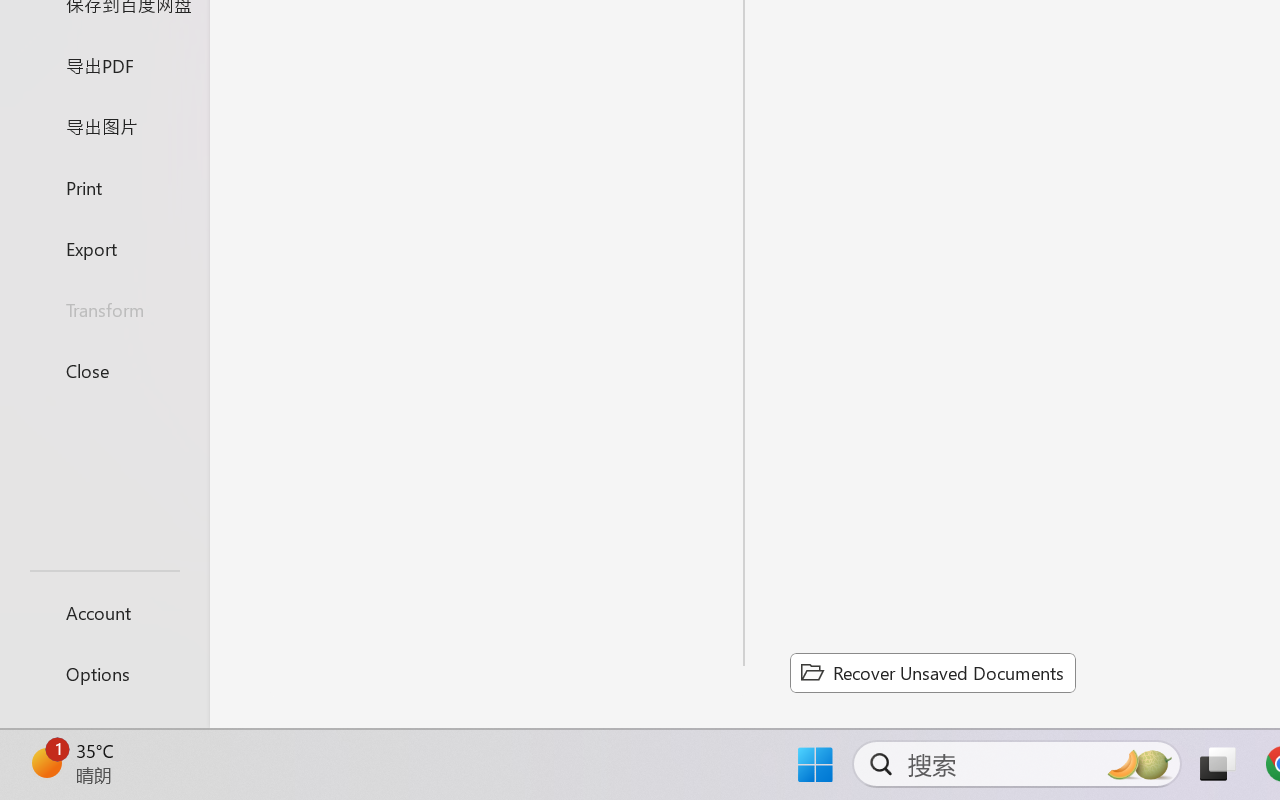  Describe the element at coordinates (103, 612) in the screenshot. I see `'Account'` at that location.